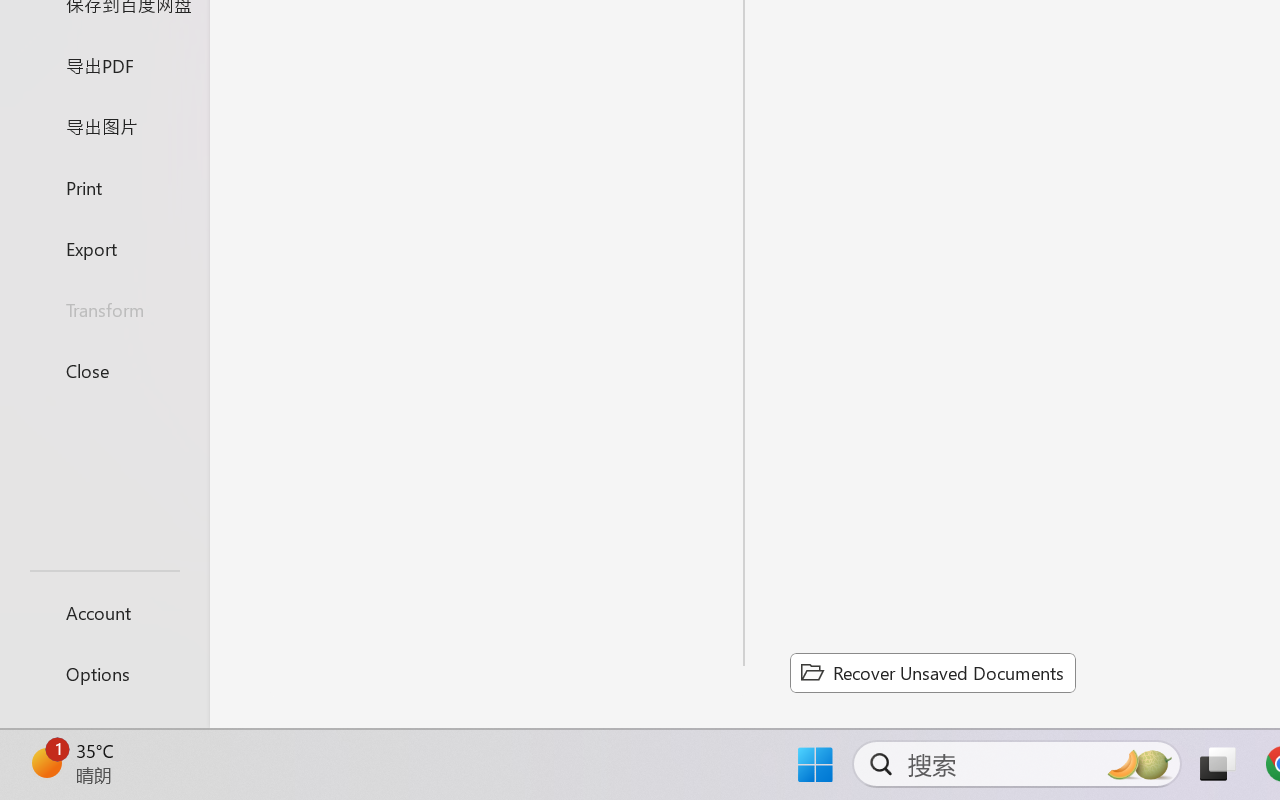  Describe the element at coordinates (103, 612) in the screenshot. I see `'Account'` at that location.